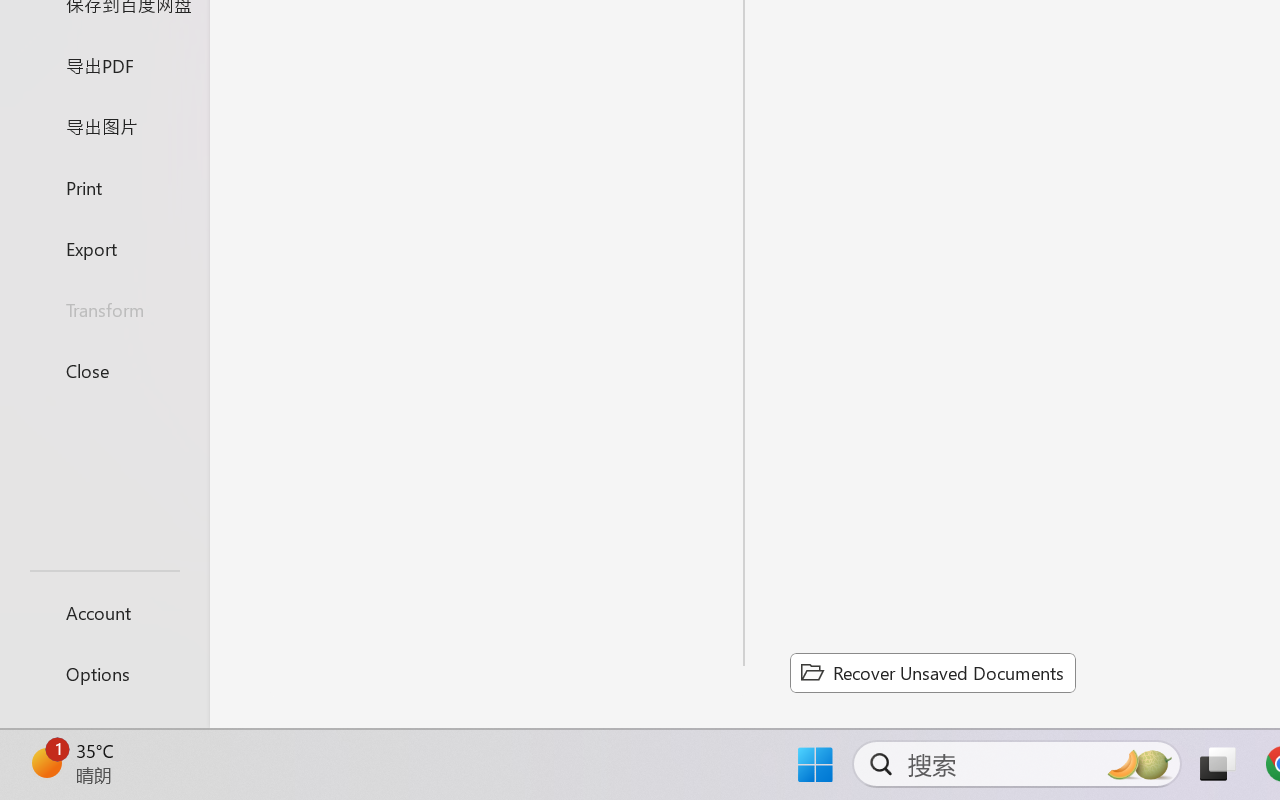  Describe the element at coordinates (103, 612) in the screenshot. I see `'Account'` at that location.